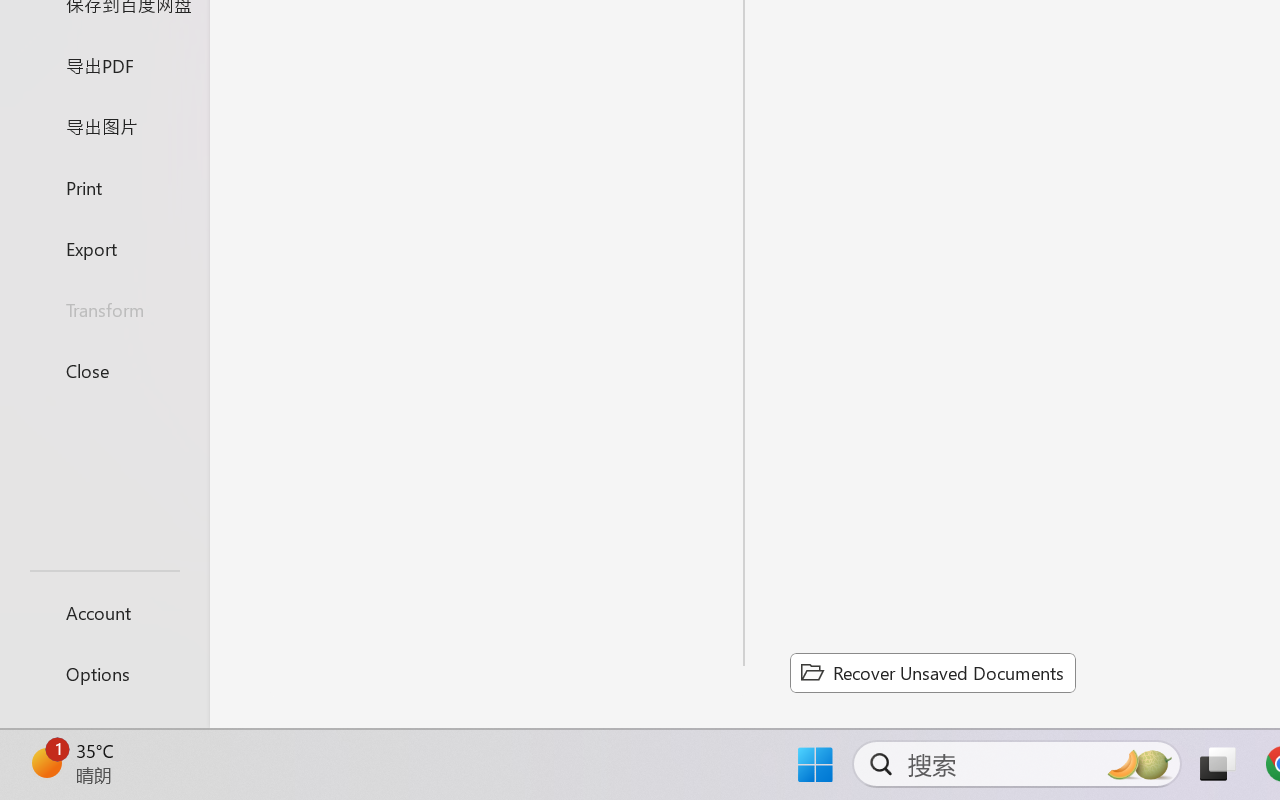  Describe the element at coordinates (103, 612) in the screenshot. I see `'Account'` at that location.